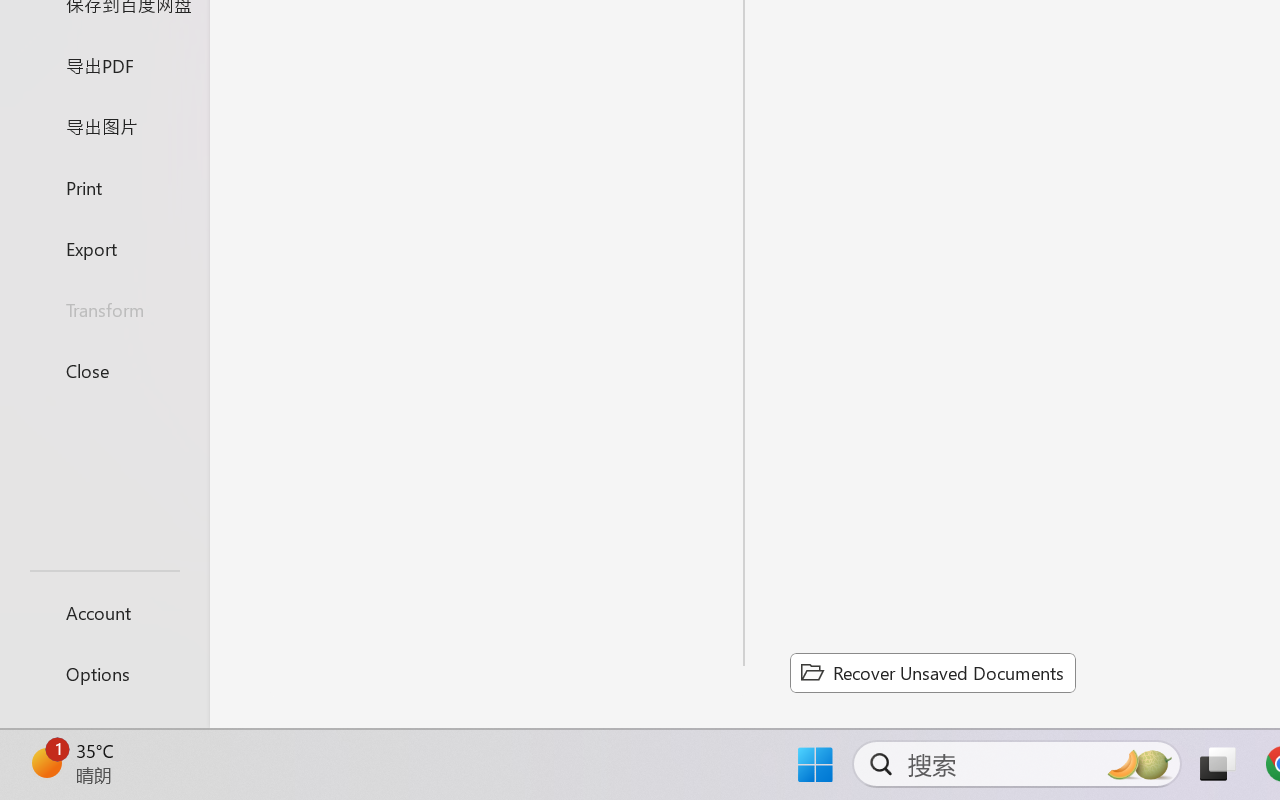  Describe the element at coordinates (103, 612) in the screenshot. I see `'Account'` at that location.